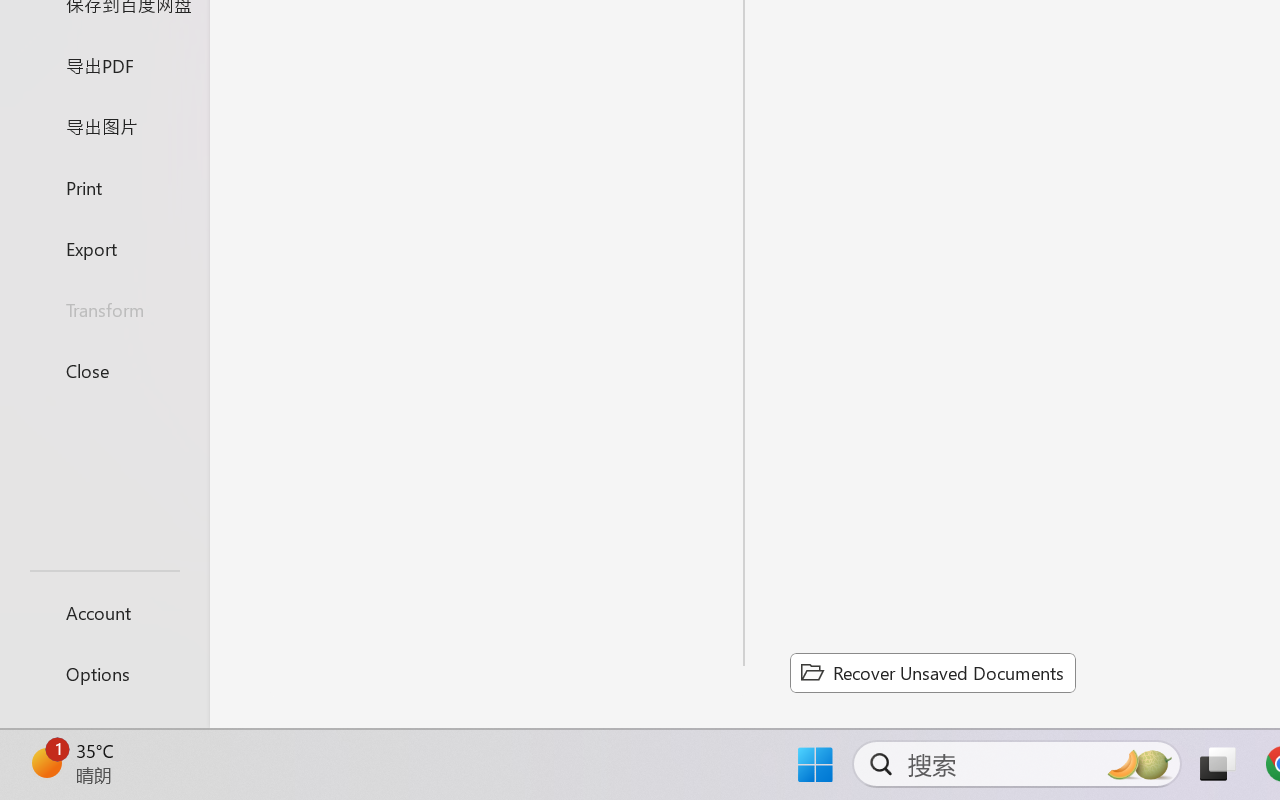  Describe the element at coordinates (103, 612) in the screenshot. I see `'Account'` at that location.